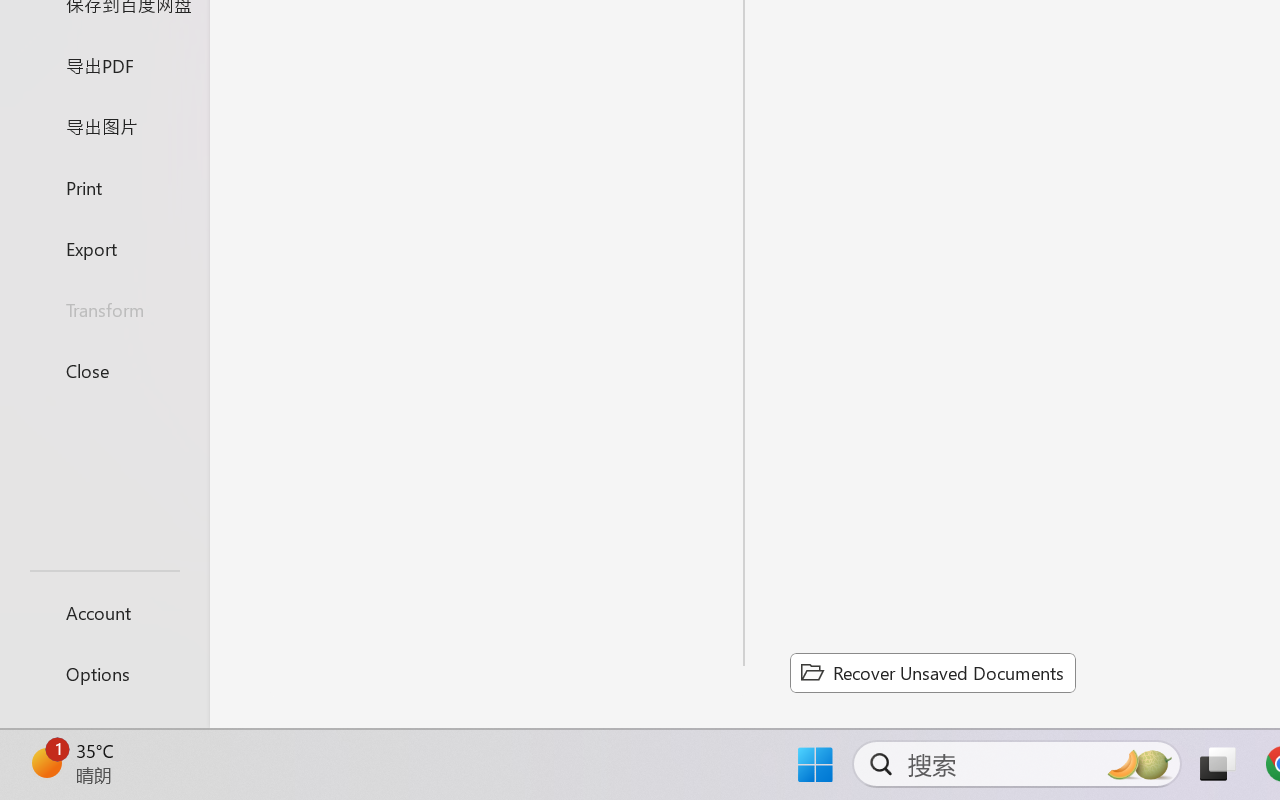  Describe the element at coordinates (103, 612) in the screenshot. I see `'Account'` at that location.